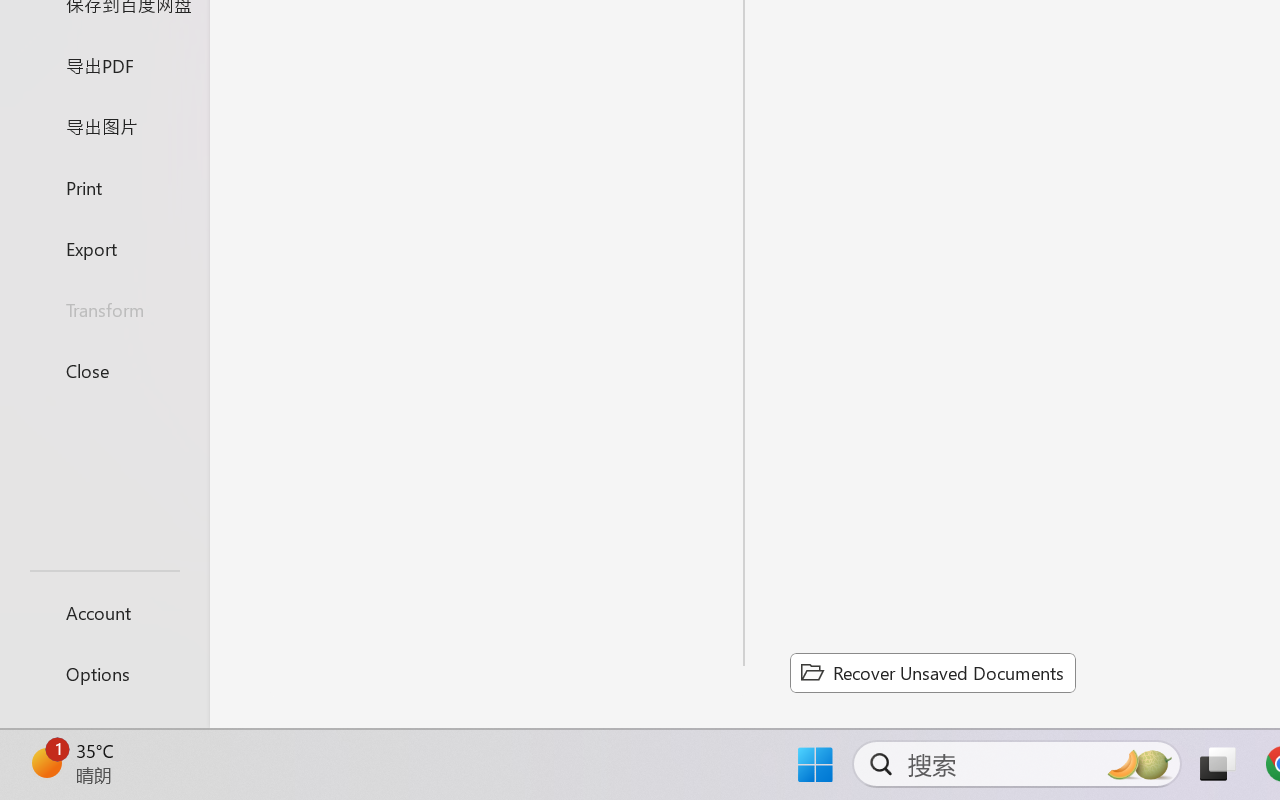  Describe the element at coordinates (103, 612) in the screenshot. I see `'Account'` at that location.